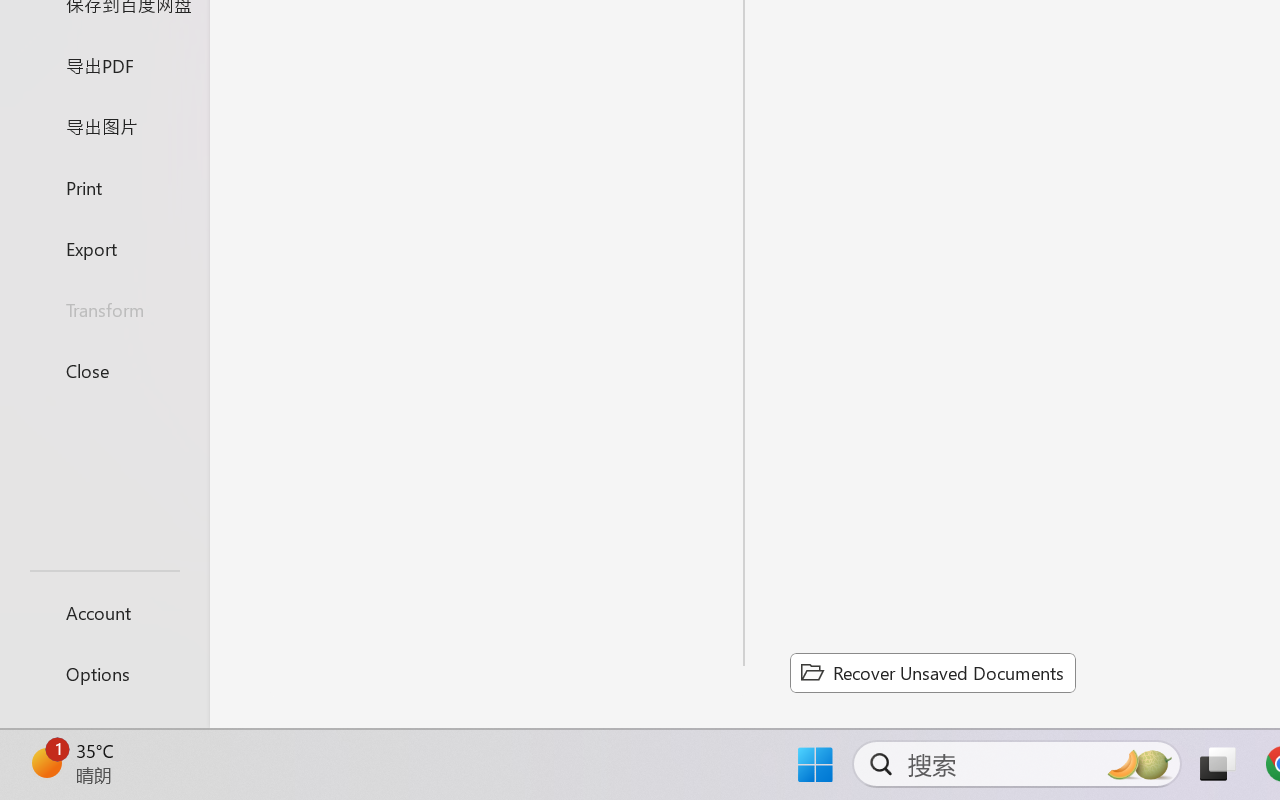  Describe the element at coordinates (103, 612) in the screenshot. I see `'Account'` at that location.